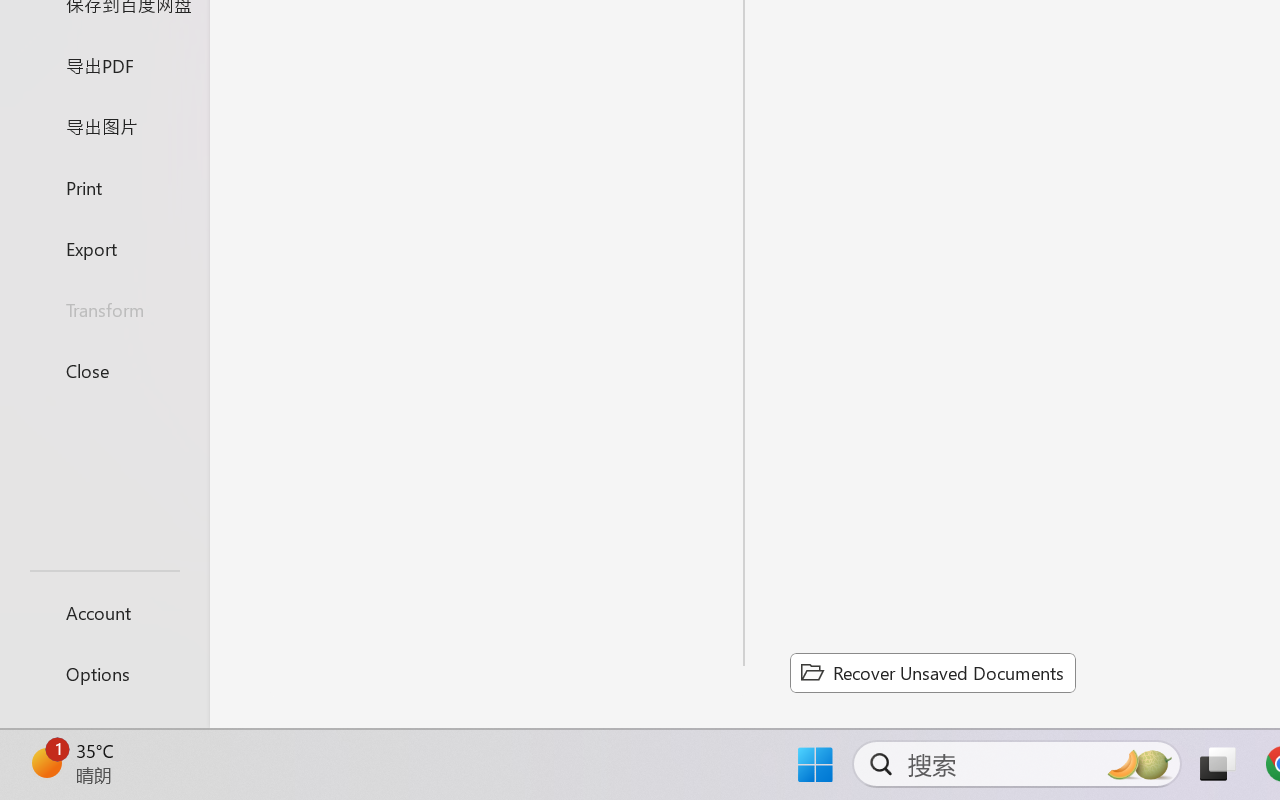  Describe the element at coordinates (103, 612) in the screenshot. I see `'Account'` at that location.